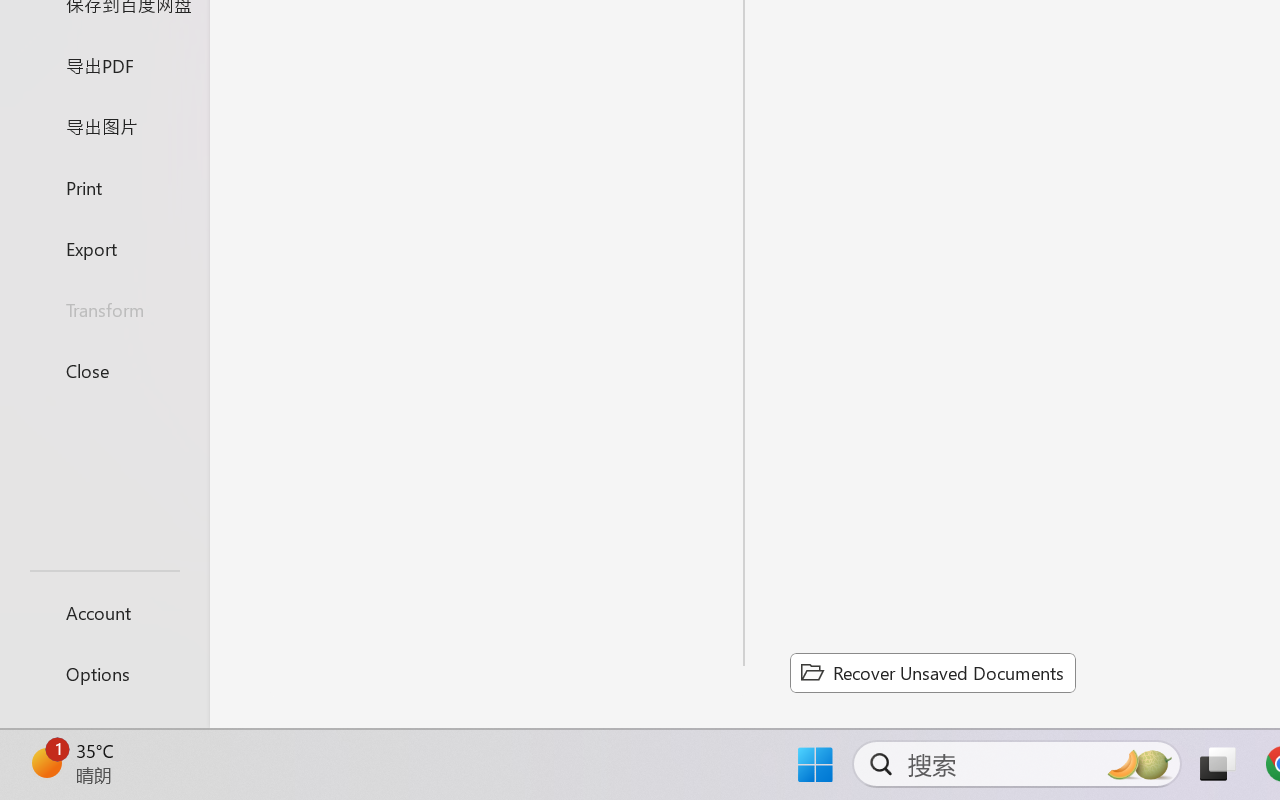  Describe the element at coordinates (103, 612) in the screenshot. I see `'Account'` at that location.